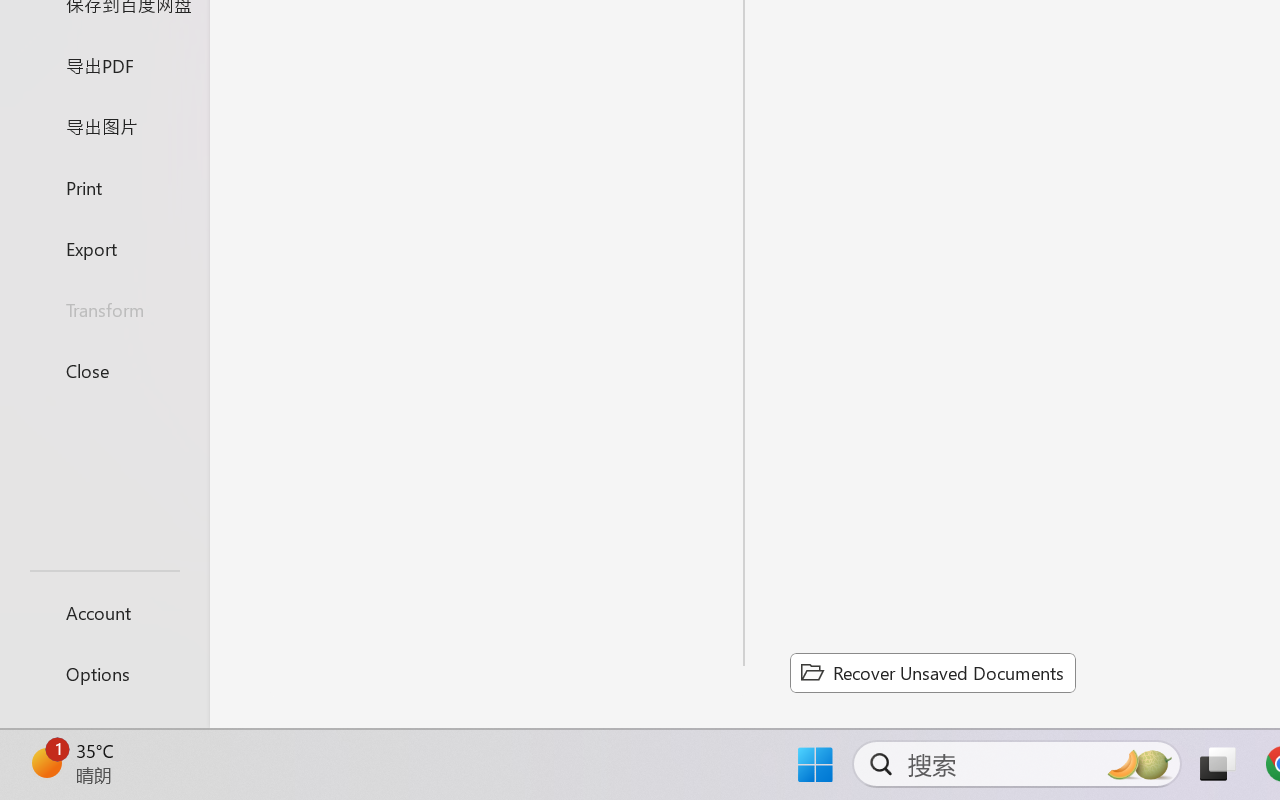  Describe the element at coordinates (103, 612) in the screenshot. I see `'Account'` at that location.